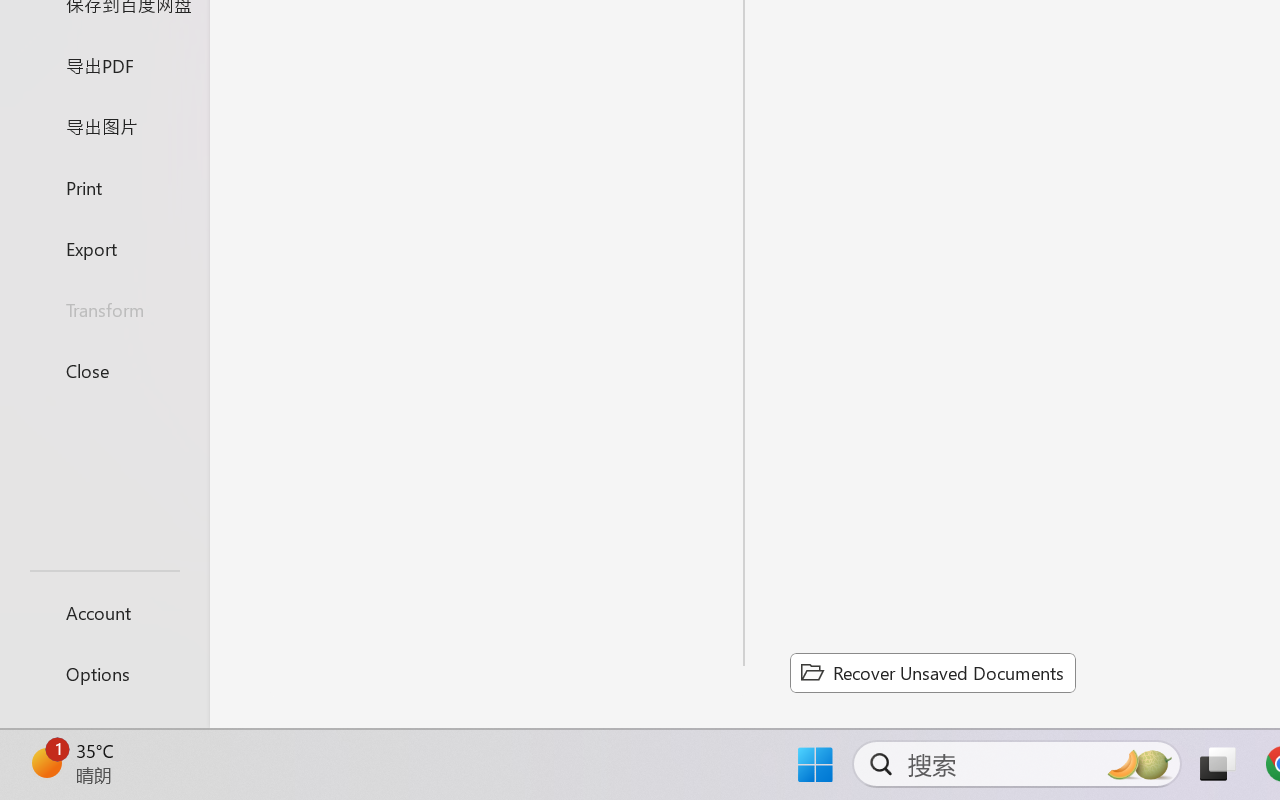  Describe the element at coordinates (103, 612) in the screenshot. I see `'Account'` at that location.